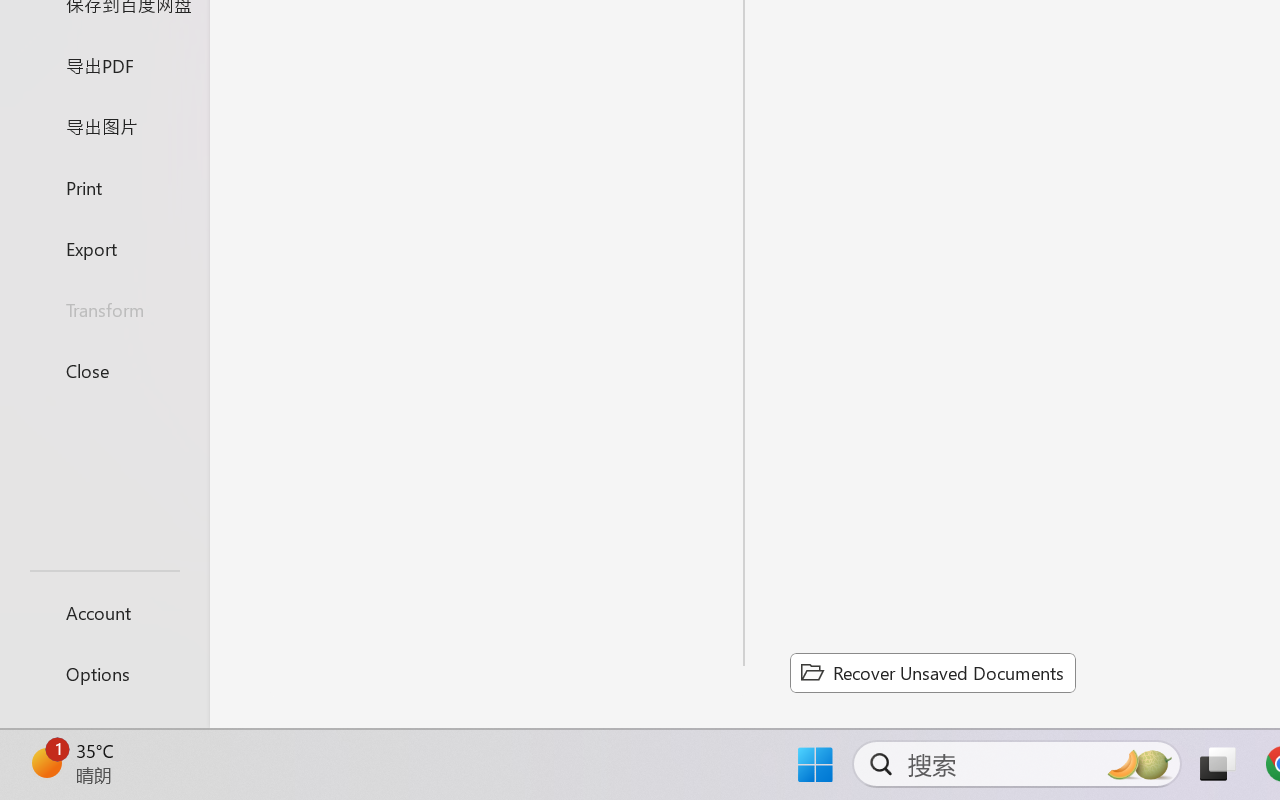  Describe the element at coordinates (103, 612) in the screenshot. I see `'Account'` at that location.